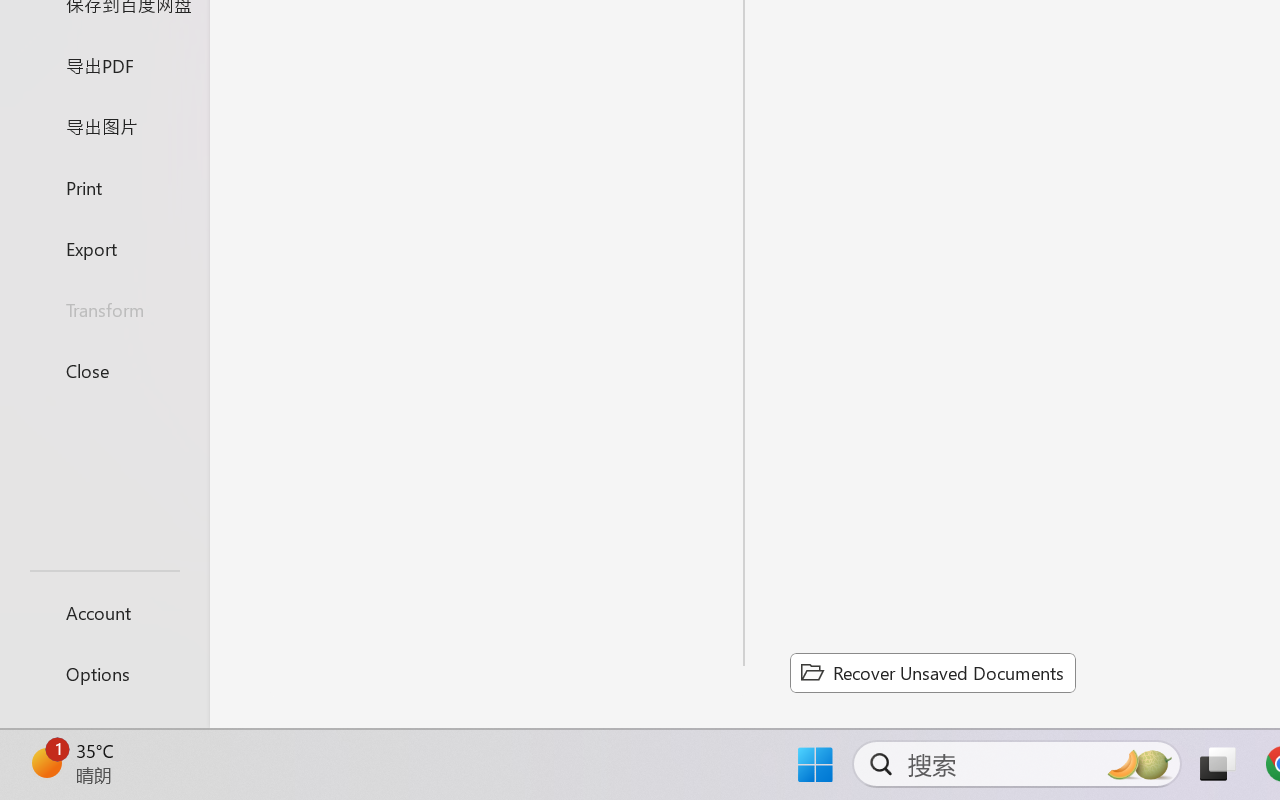  Describe the element at coordinates (103, 612) in the screenshot. I see `'Account'` at that location.